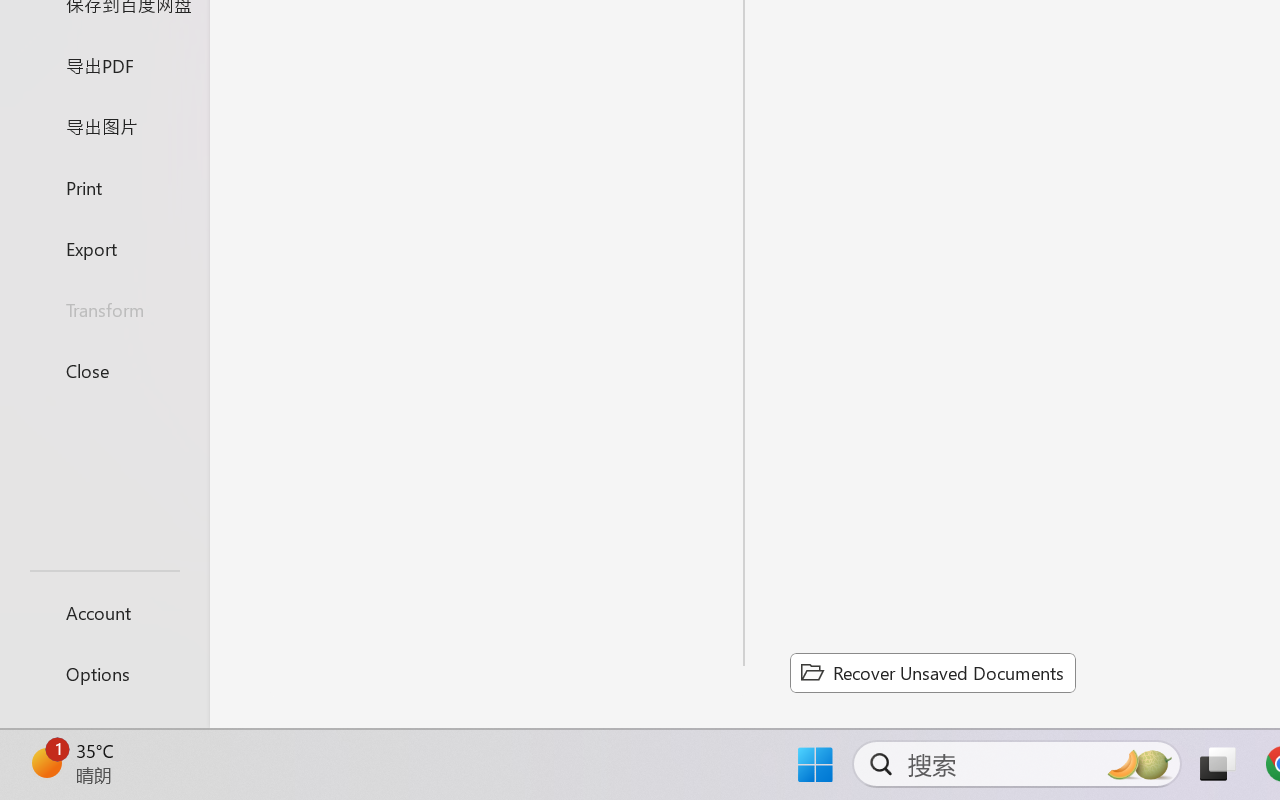  Describe the element at coordinates (103, 612) in the screenshot. I see `'Account'` at that location.